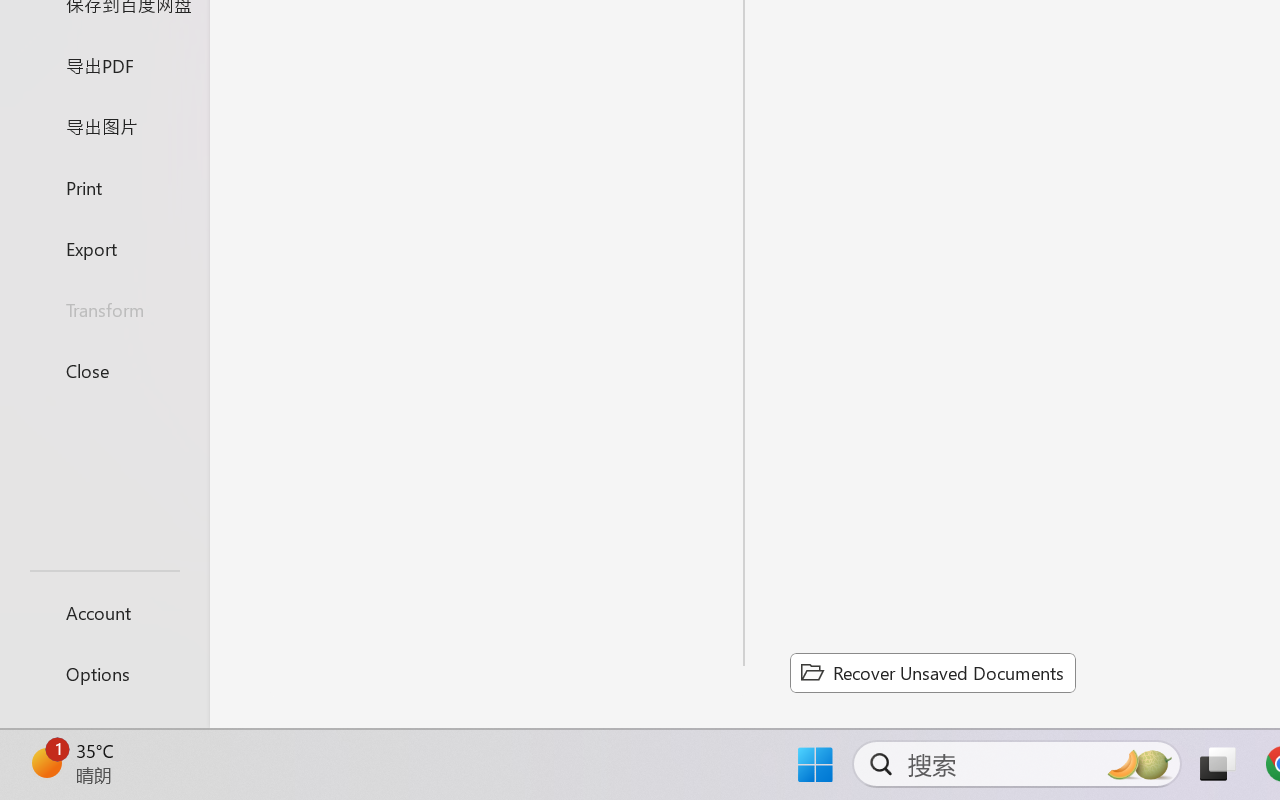  Describe the element at coordinates (103, 612) in the screenshot. I see `'Account'` at that location.